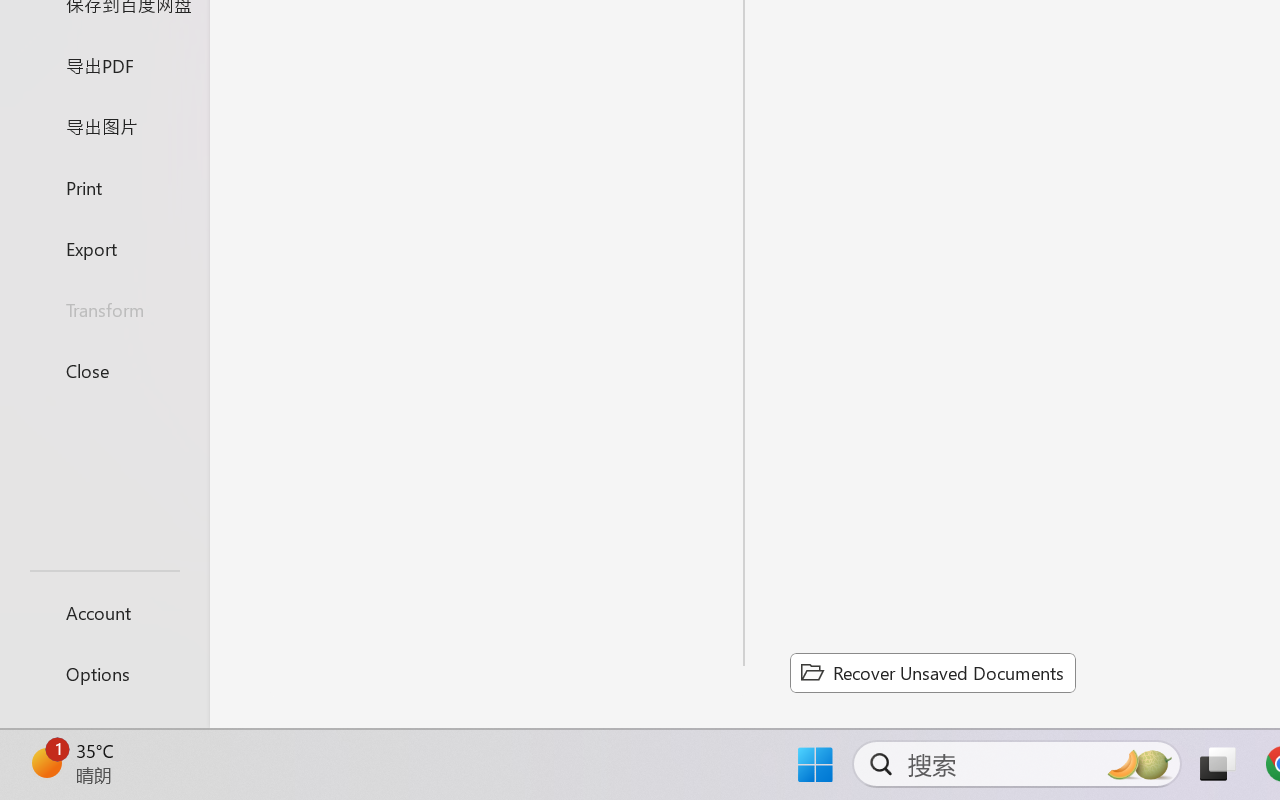  Describe the element at coordinates (103, 612) in the screenshot. I see `'Account'` at that location.